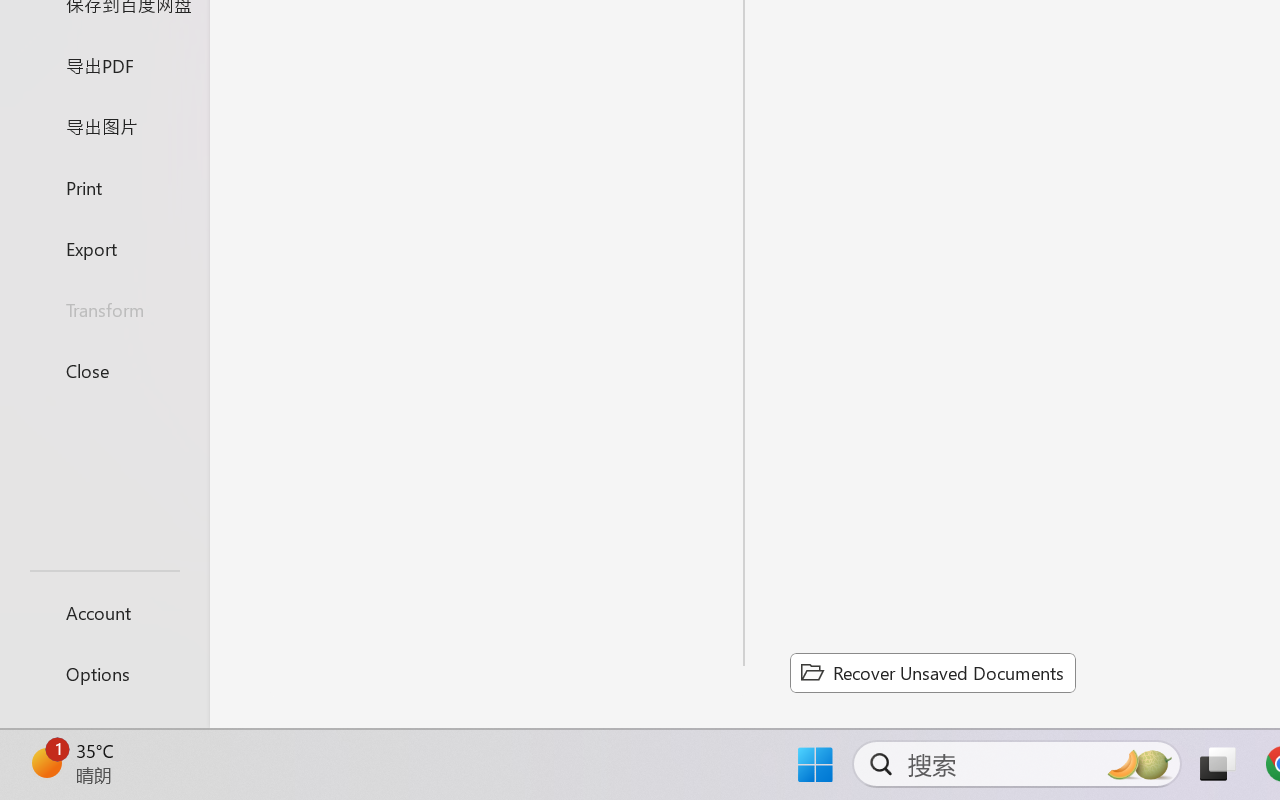  Describe the element at coordinates (103, 612) in the screenshot. I see `'Account'` at that location.